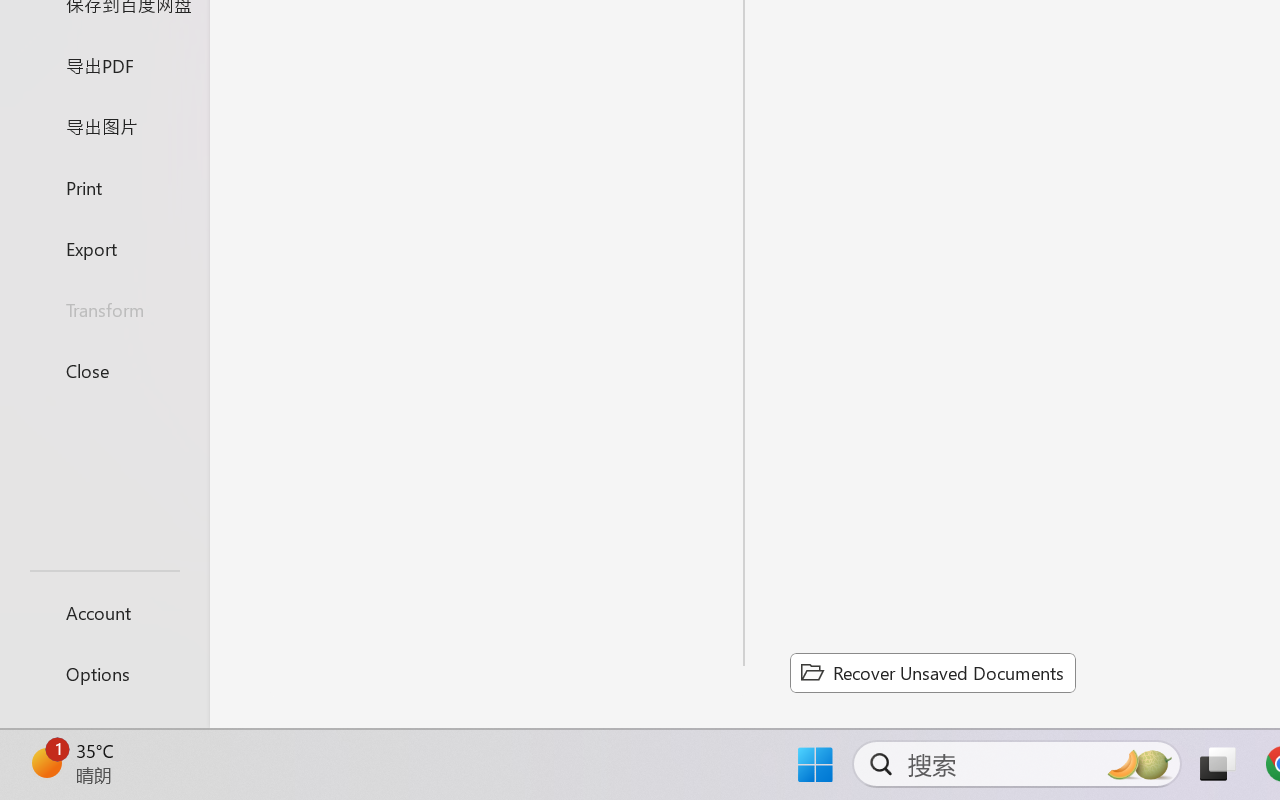  Describe the element at coordinates (103, 612) in the screenshot. I see `'Account'` at that location.